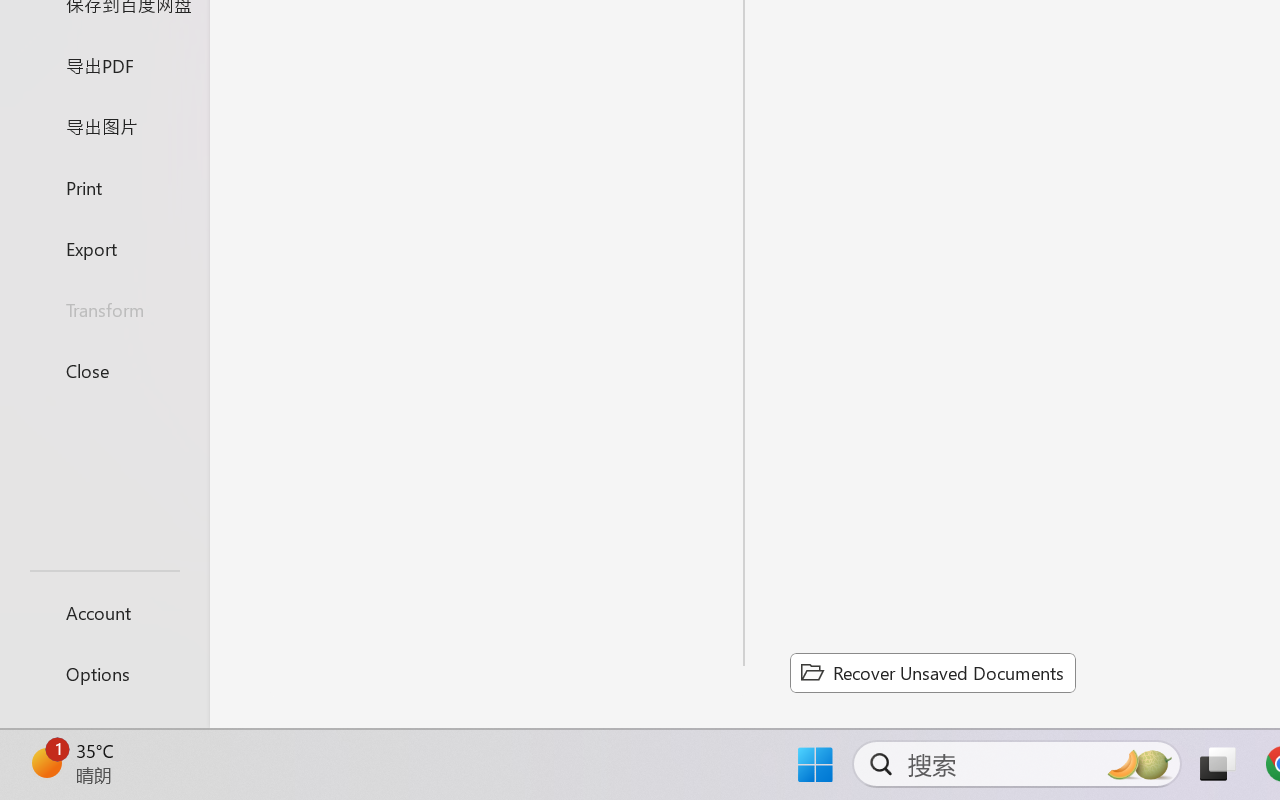  Describe the element at coordinates (103, 612) in the screenshot. I see `'Account'` at that location.